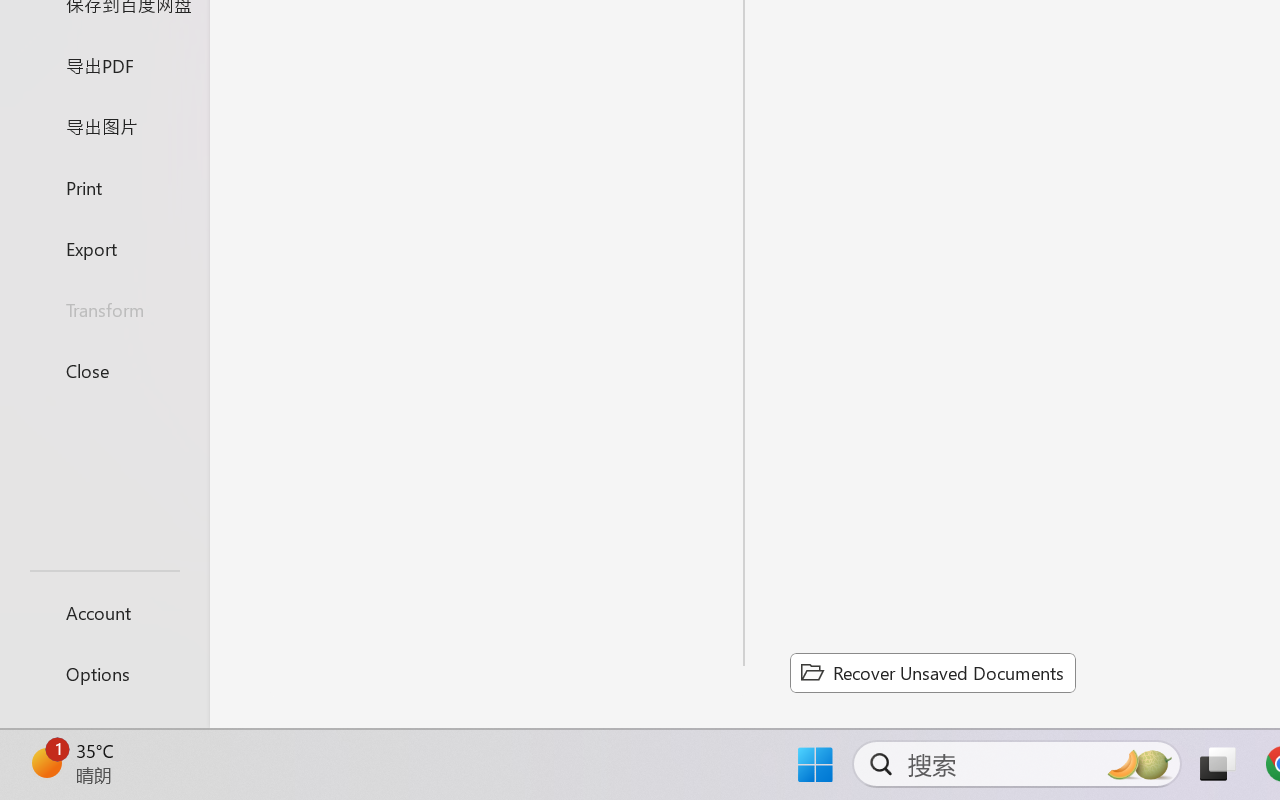  Describe the element at coordinates (103, 612) in the screenshot. I see `'Account'` at that location.